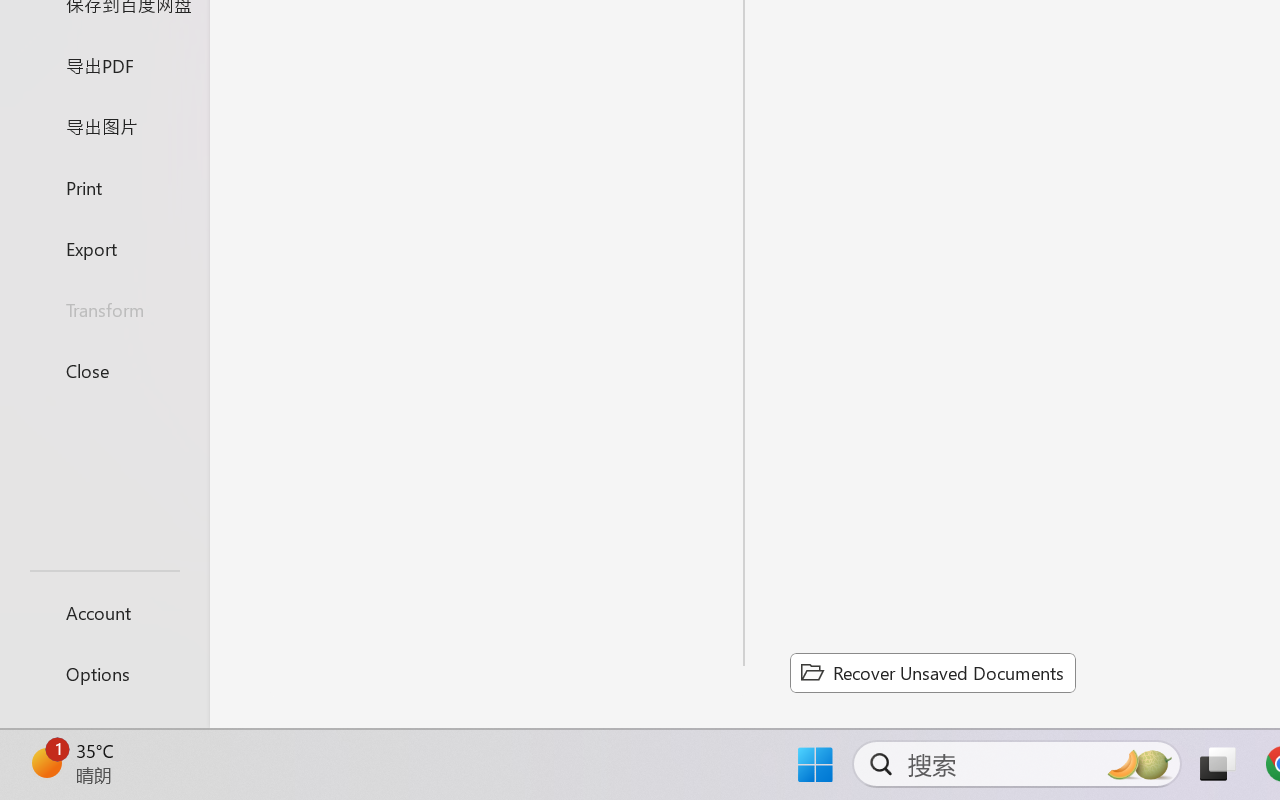  Describe the element at coordinates (103, 612) in the screenshot. I see `'Account'` at that location.